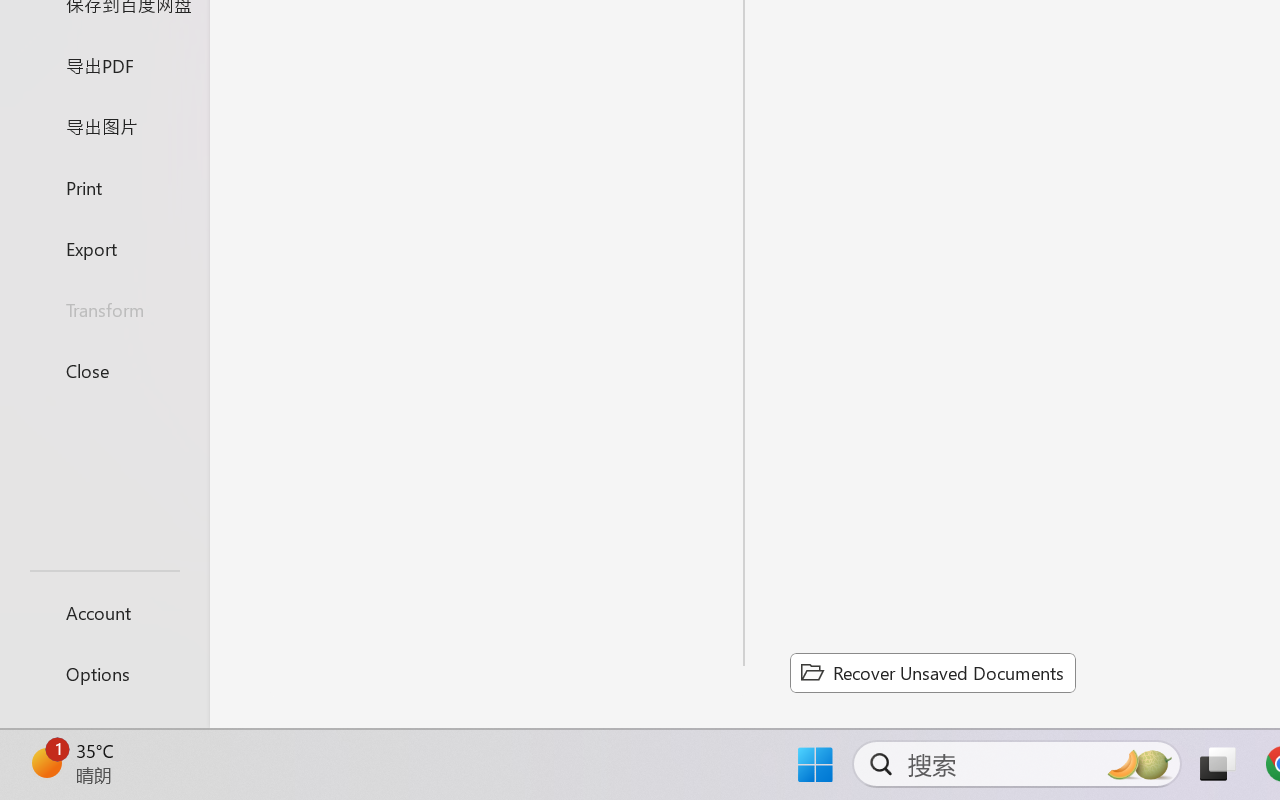  Describe the element at coordinates (103, 612) in the screenshot. I see `'Account'` at that location.